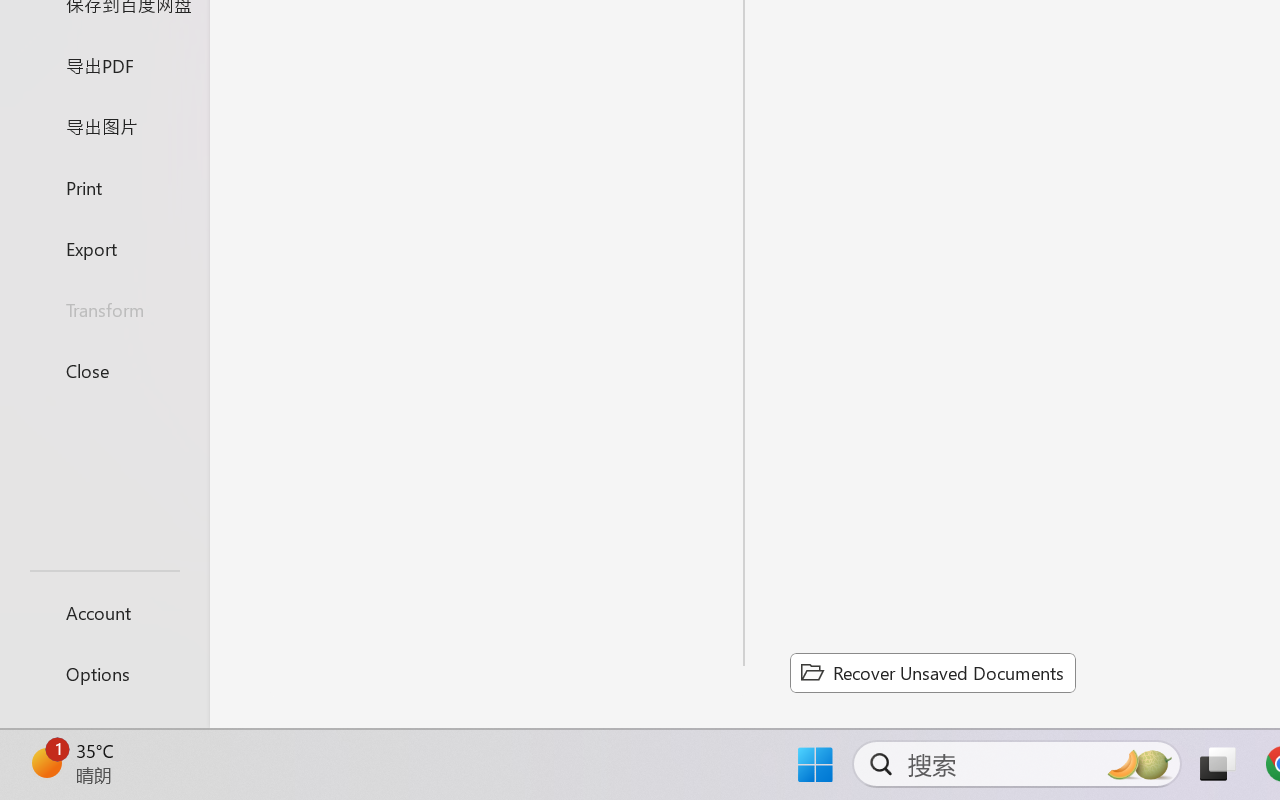  Describe the element at coordinates (103, 612) in the screenshot. I see `'Account'` at that location.